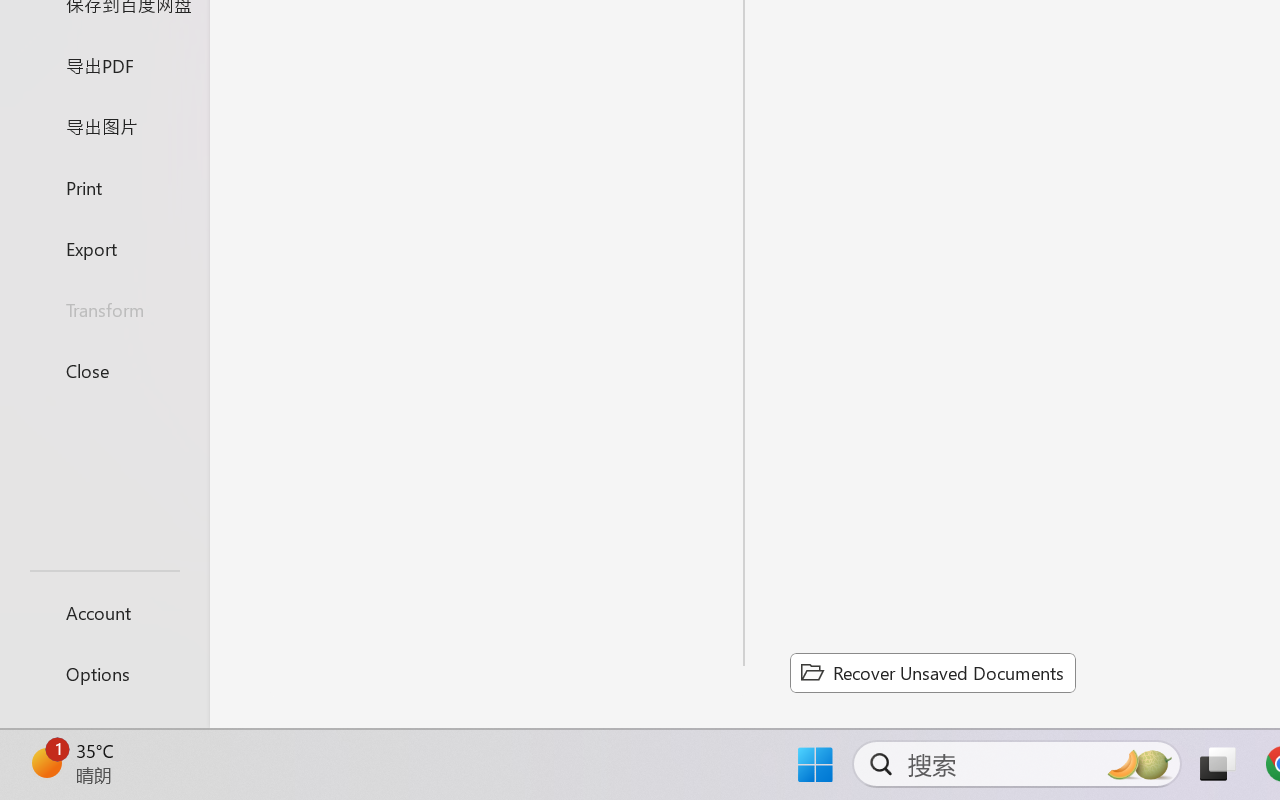  Describe the element at coordinates (103, 612) in the screenshot. I see `'Account'` at that location.